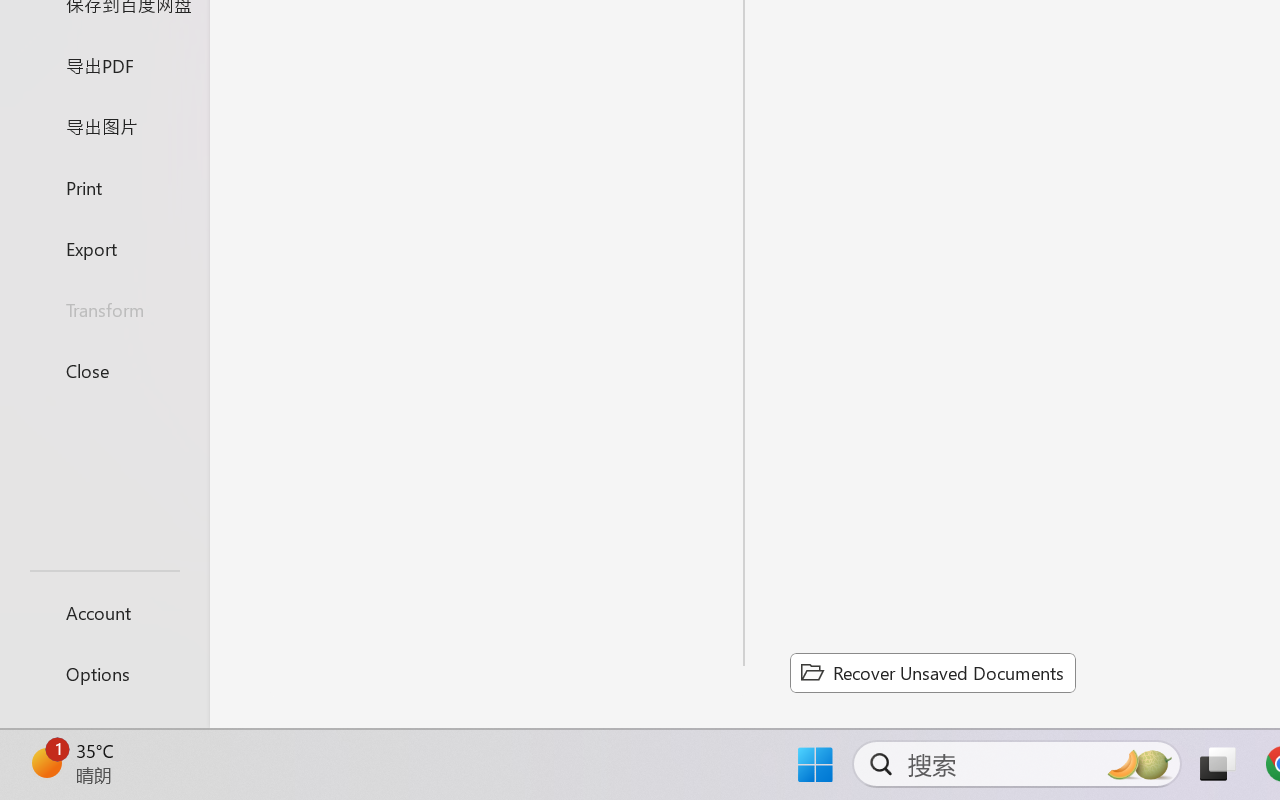  Describe the element at coordinates (103, 612) in the screenshot. I see `'Account'` at that location.